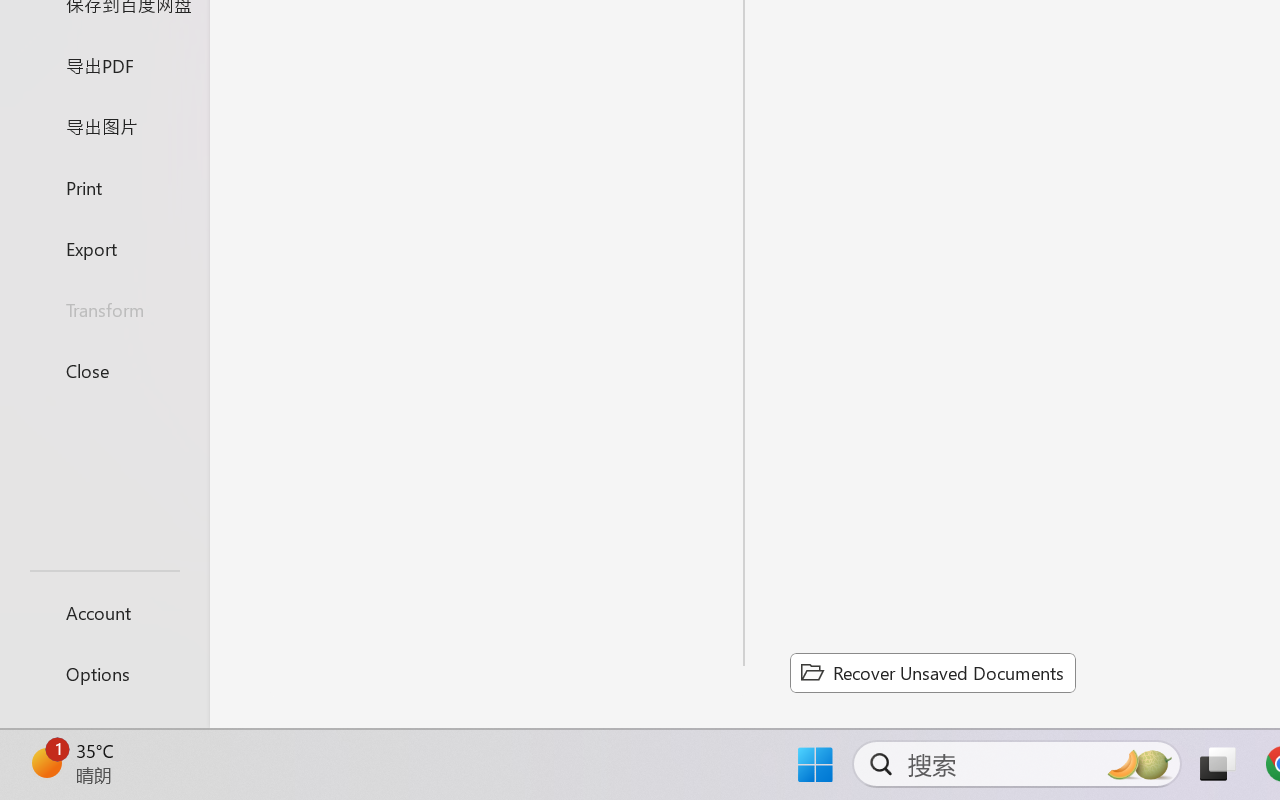  Describe the element at coordinates (103, 612) in the screenshot. I see `'Account'` at that location.